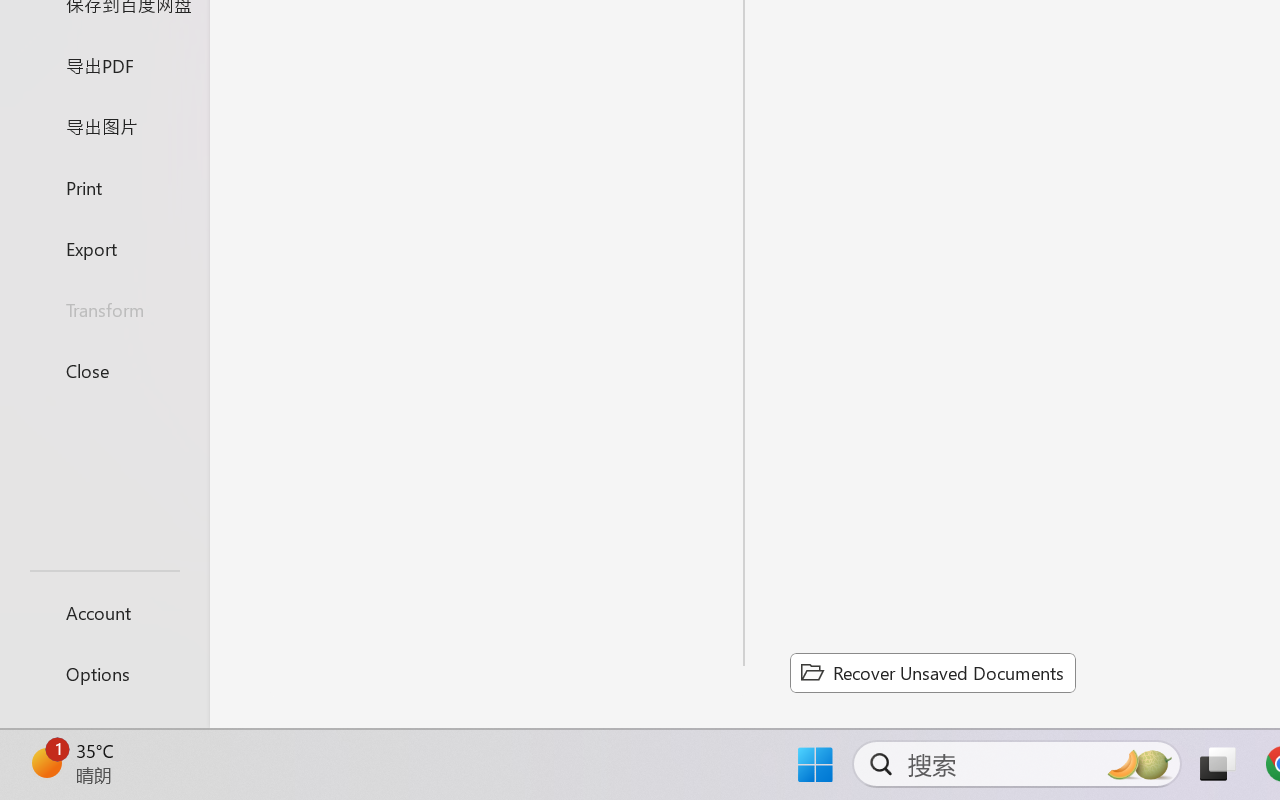  Describe the element at coordinates (103, 612) in the screenshot. I see `'Account'` at that location.